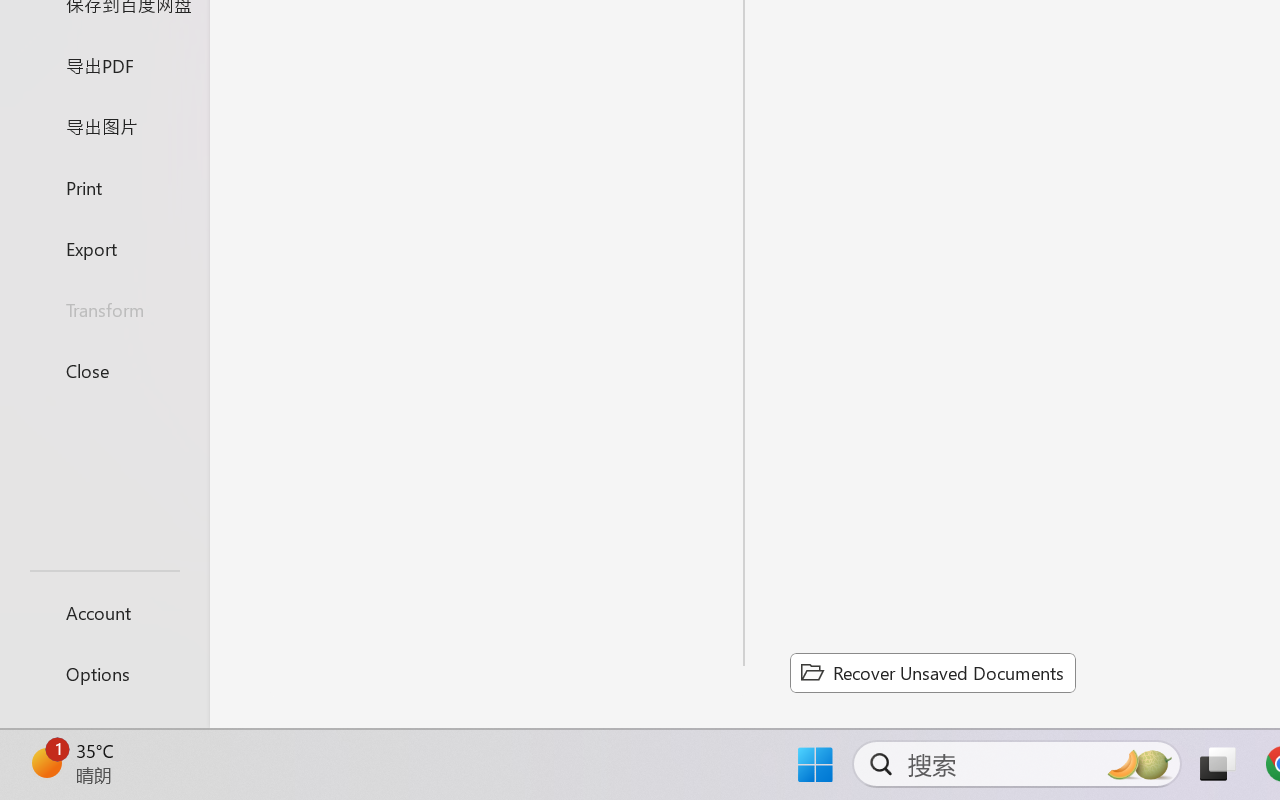  Describe the element at coordinates (103, 612) in the screenshot. I see `'Account'` at that location.